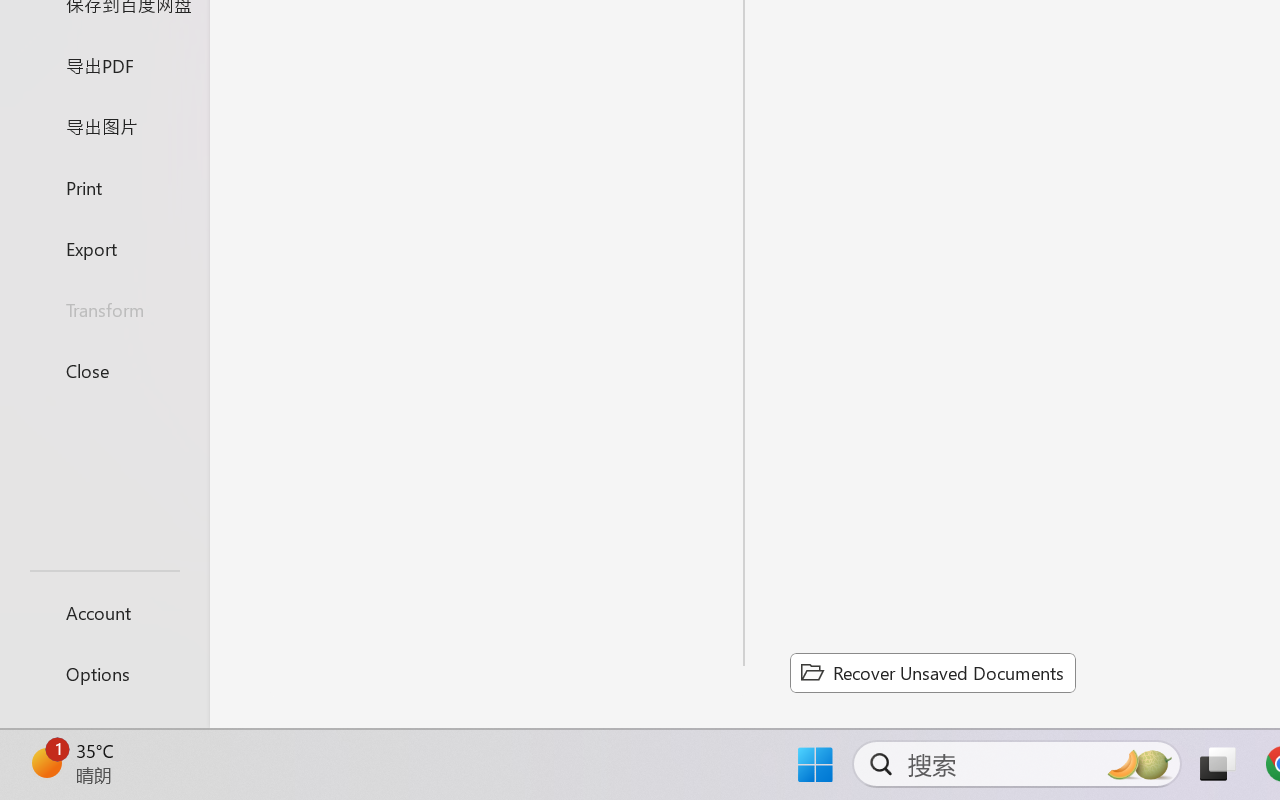  Describe the element at coordinates (103, 612) in the screenshot. I see `'Account'` at that location.